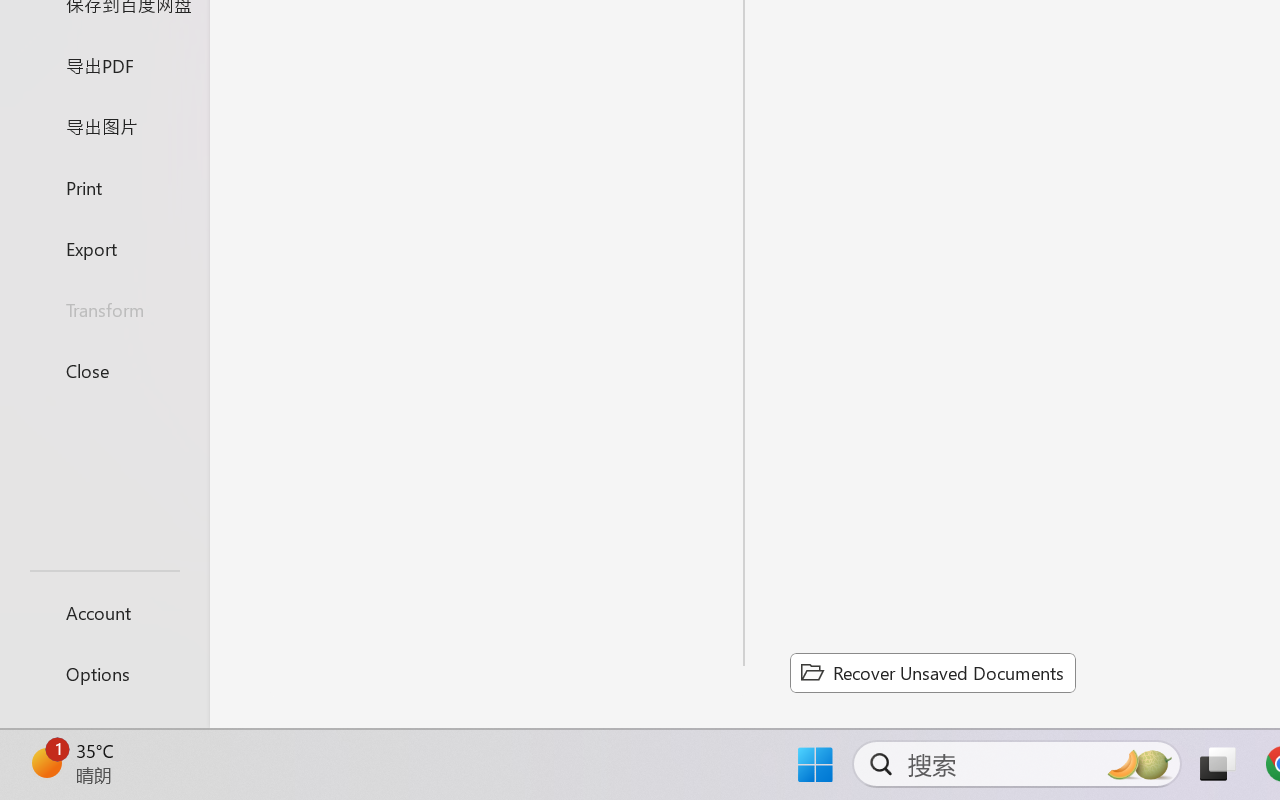  Describe the element at coordinates (103, 612) in the screenshot. I see `'Account'` at that location.